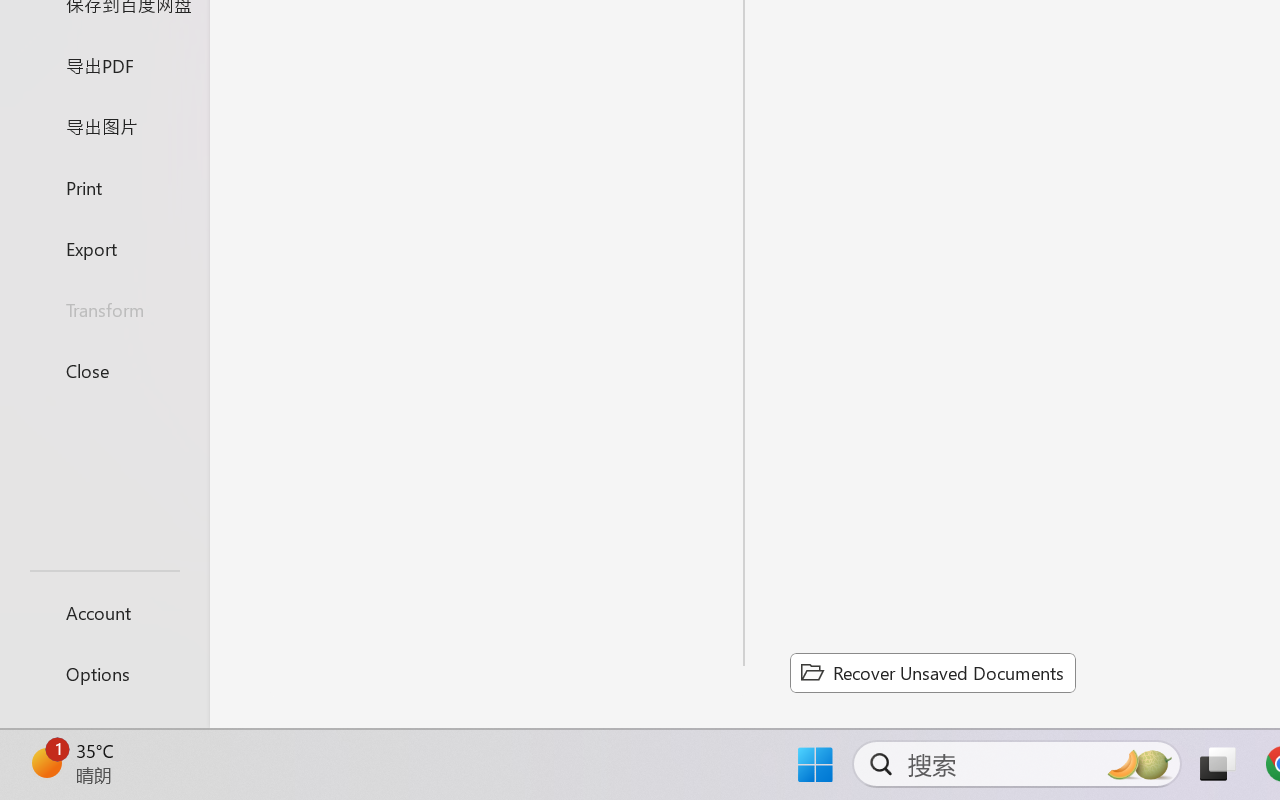  Describe the element at coordinates (103, 612) in the screenshot. I see `'Account'` at that location.